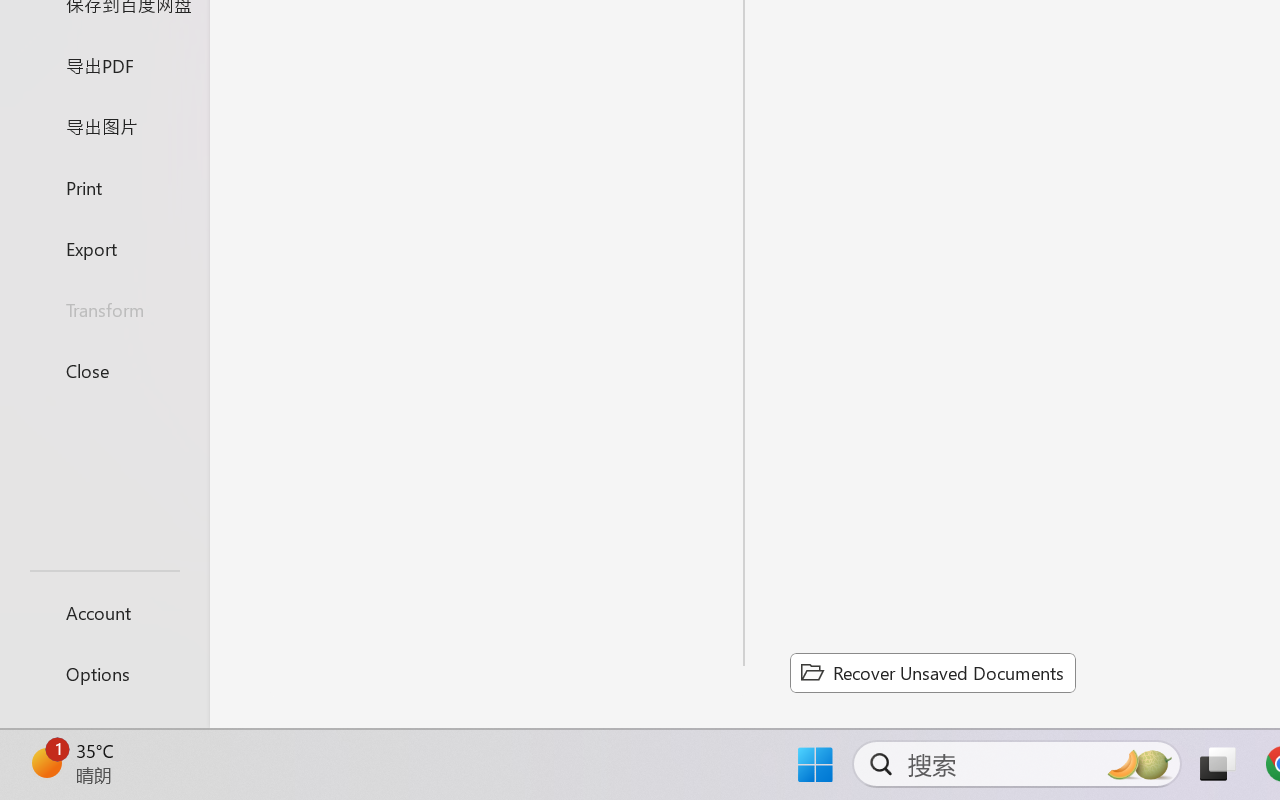  Describe the element at coordinates (103, 612) in the screenshot. I see `'Account'` at that location.